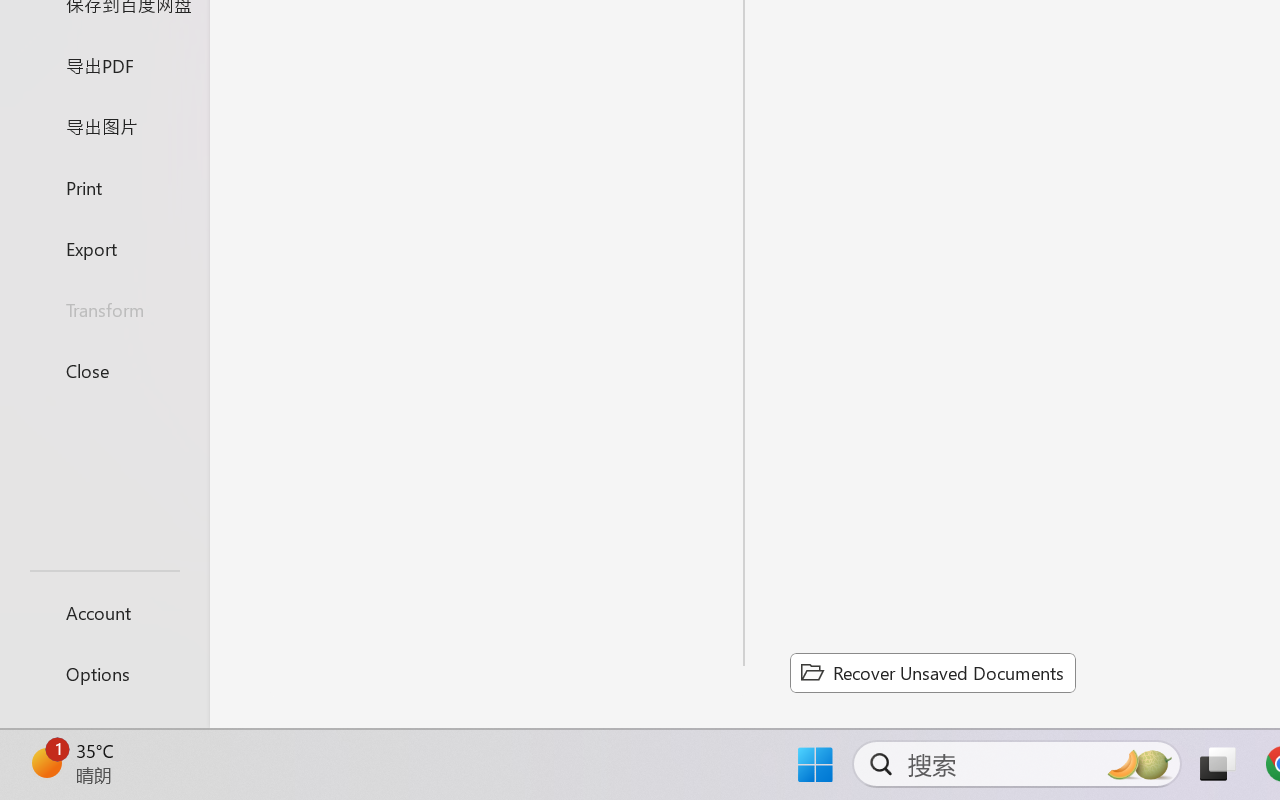  Describe the element at coordinates (103, 612) in the screenshot. I see `'Account'` at that location.